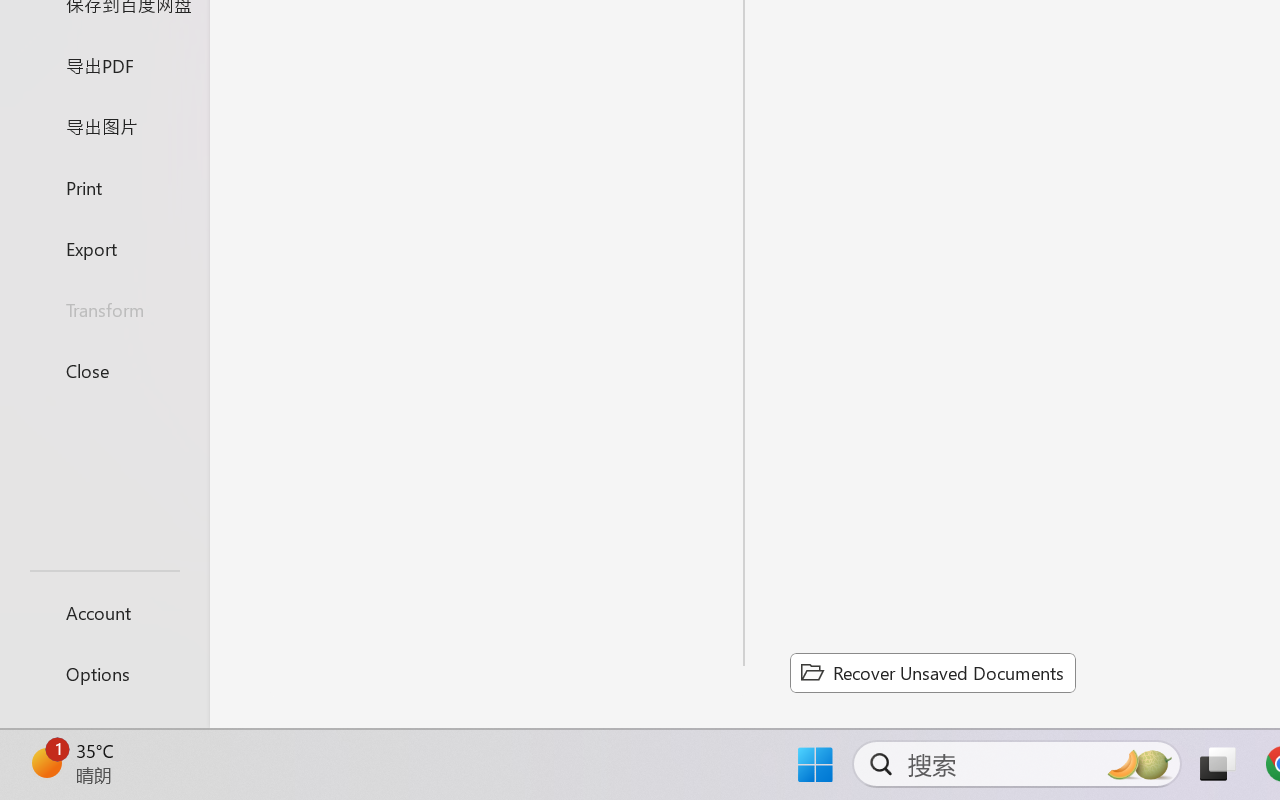  Describe the element at coordinates (103, 612) in the screenshot. I see `'Account'` at that location.